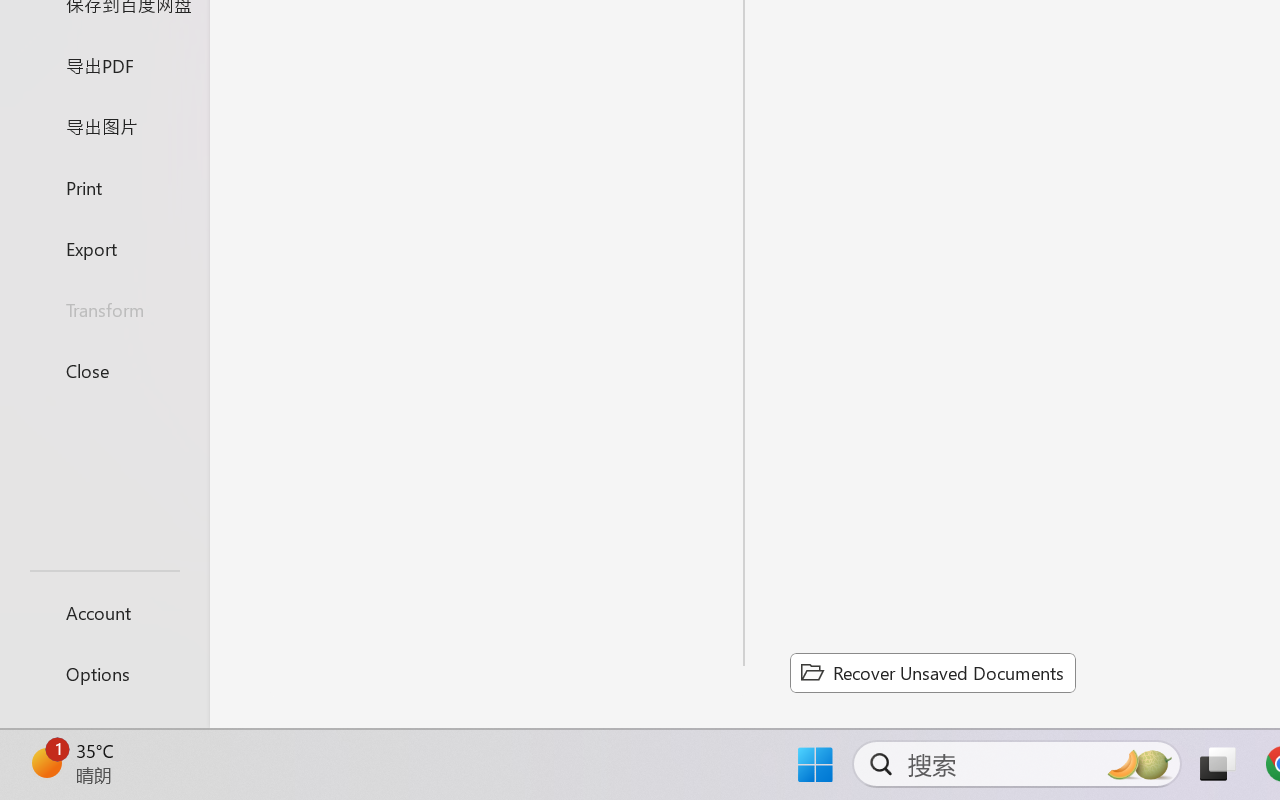  Describe the element at coordinates (103, 612) in the screenshot. I see `'Account'` at that location.